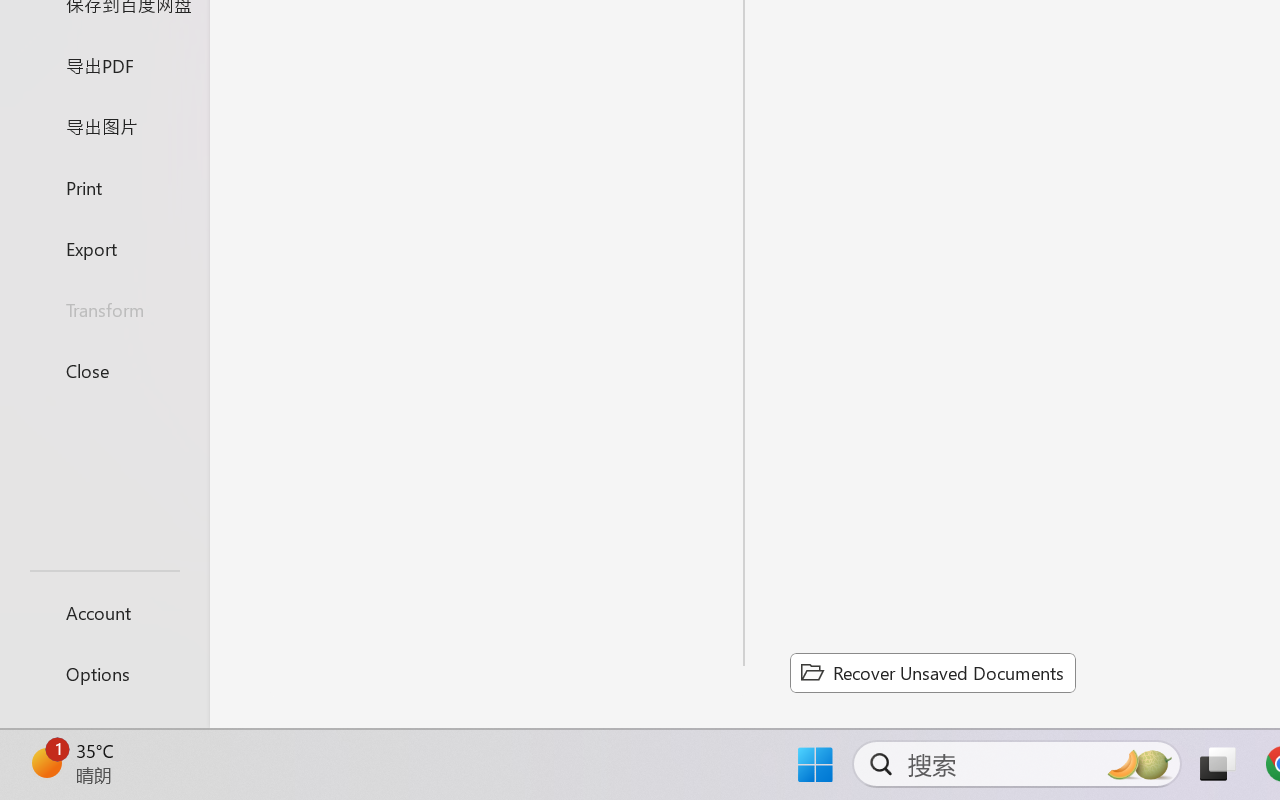  Describe the element at coordinates (103, 612) in the screenshot. I see `'Account'` at that location.